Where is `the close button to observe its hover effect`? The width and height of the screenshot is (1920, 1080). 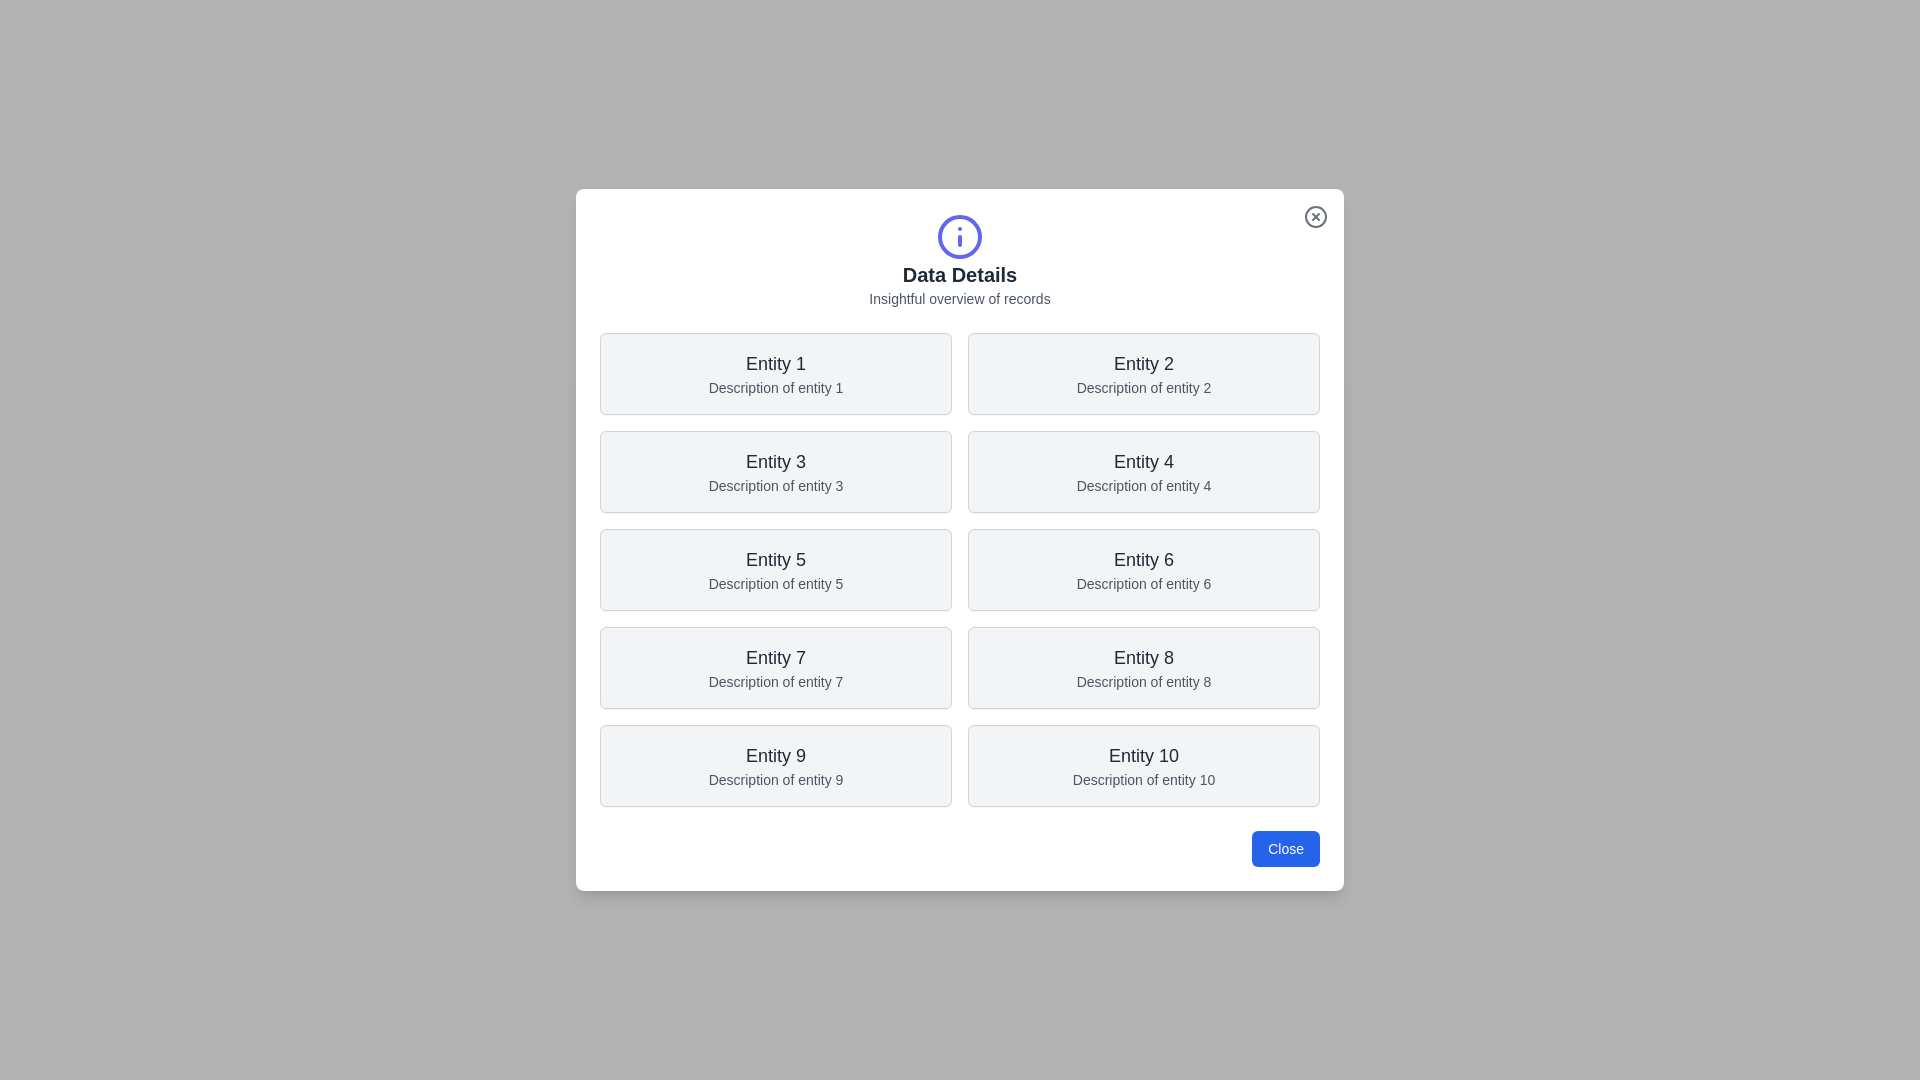
the close button to observe its hover effect is located at coordinates (1315, 216).